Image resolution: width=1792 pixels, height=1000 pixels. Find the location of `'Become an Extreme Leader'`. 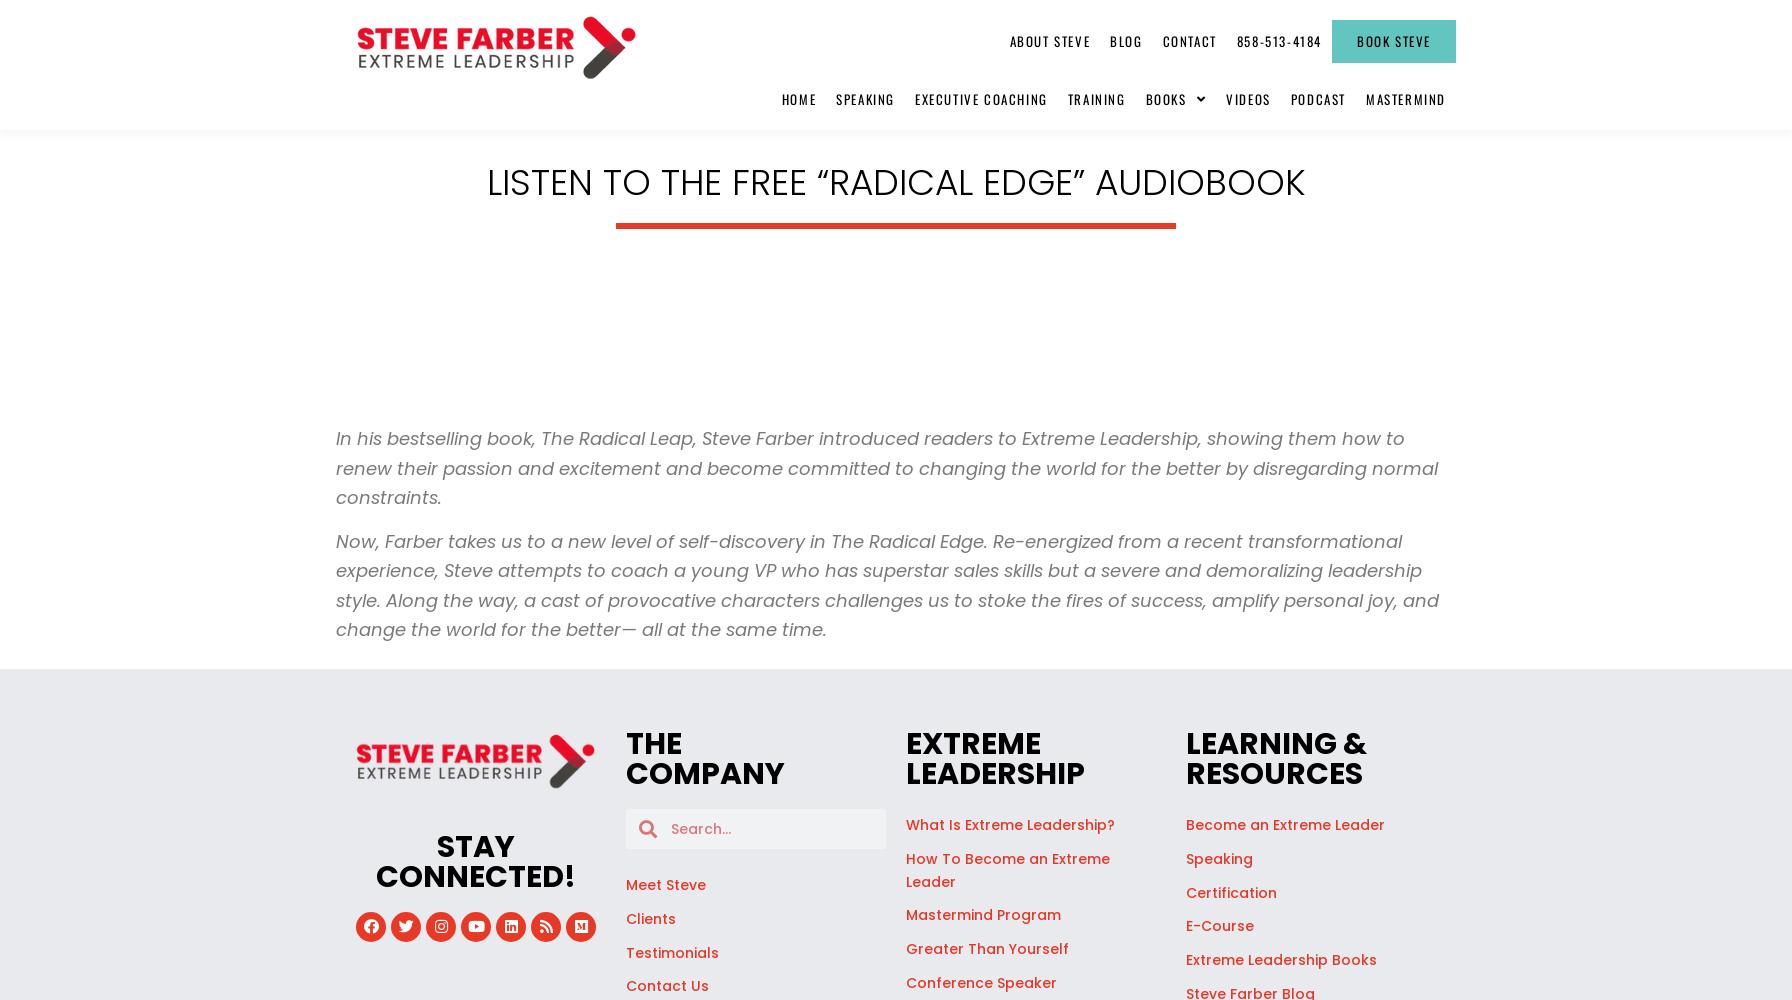

'Become an Extreme Leader' is located at coordinates (1285, 824).